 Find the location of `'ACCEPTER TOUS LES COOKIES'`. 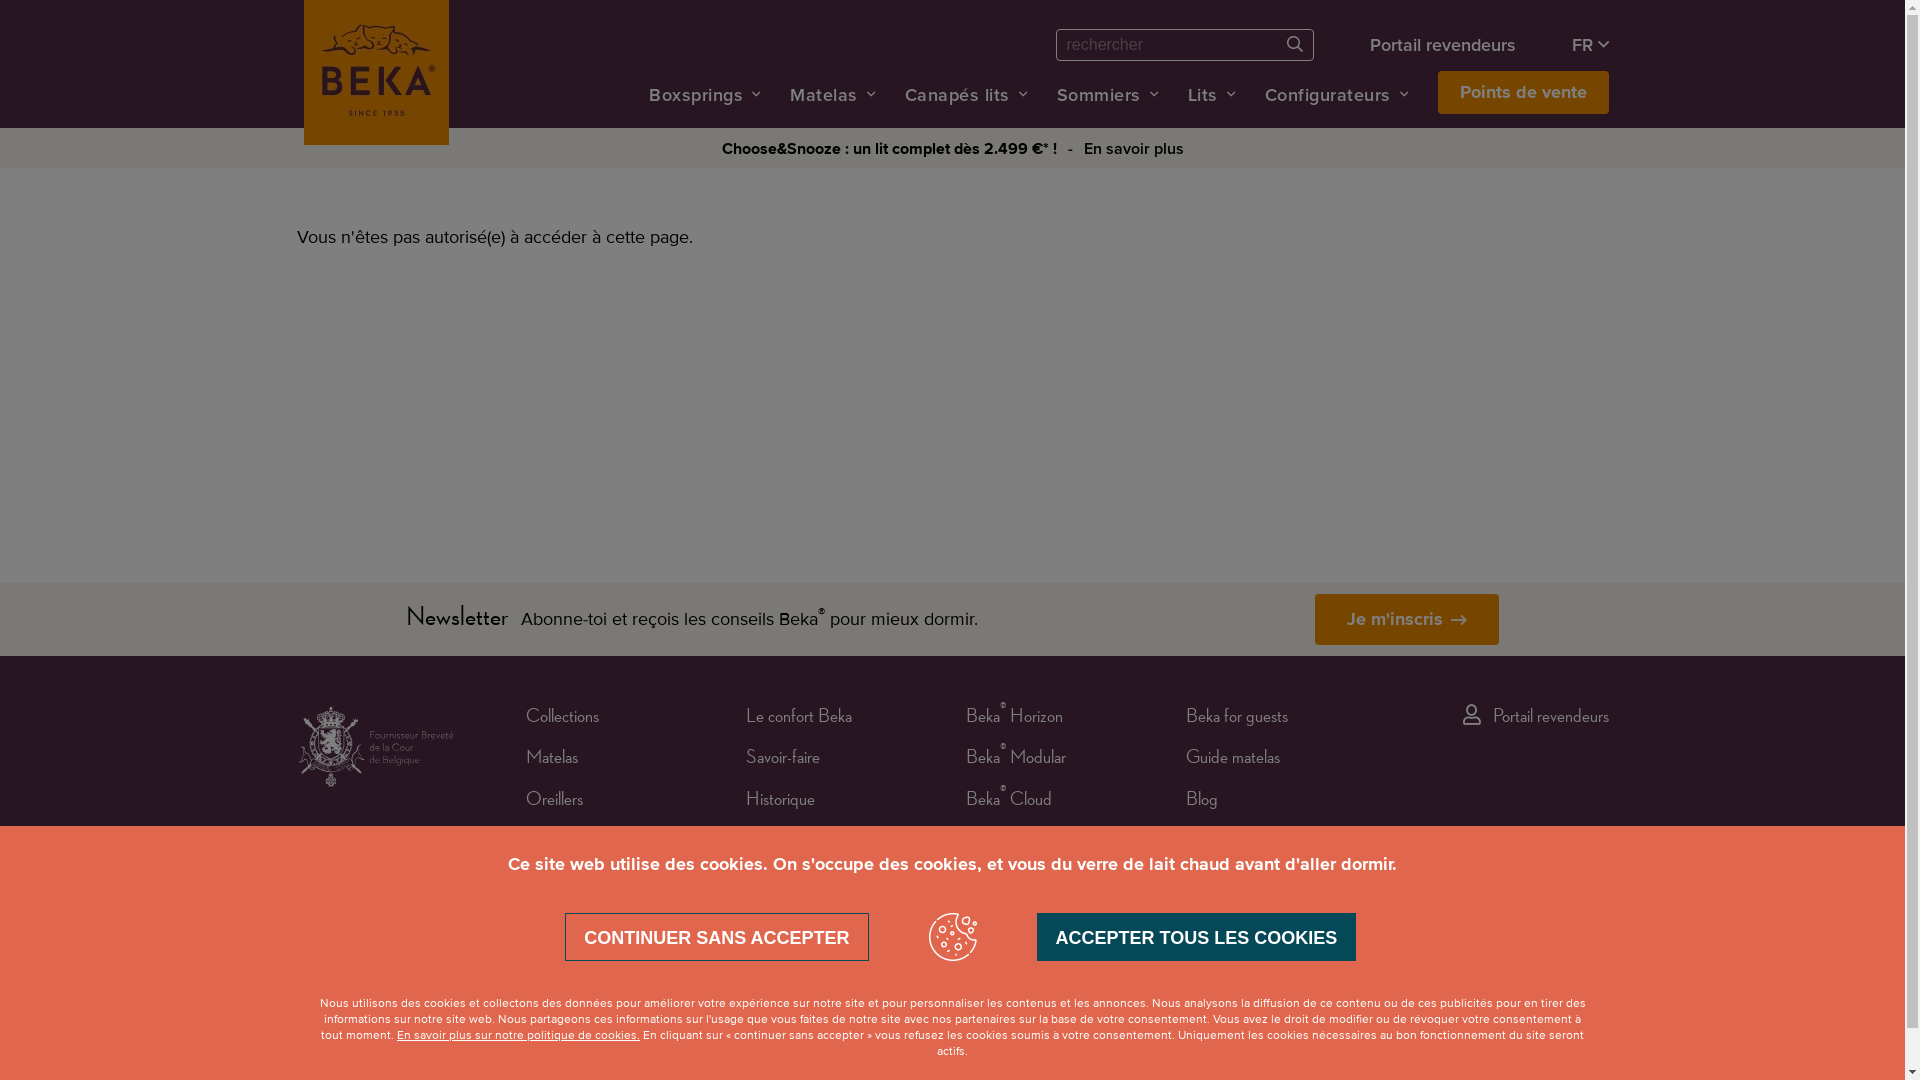

'ACCEPTER TOUS LES COOKIES' is located at coordinates (1195, 937).